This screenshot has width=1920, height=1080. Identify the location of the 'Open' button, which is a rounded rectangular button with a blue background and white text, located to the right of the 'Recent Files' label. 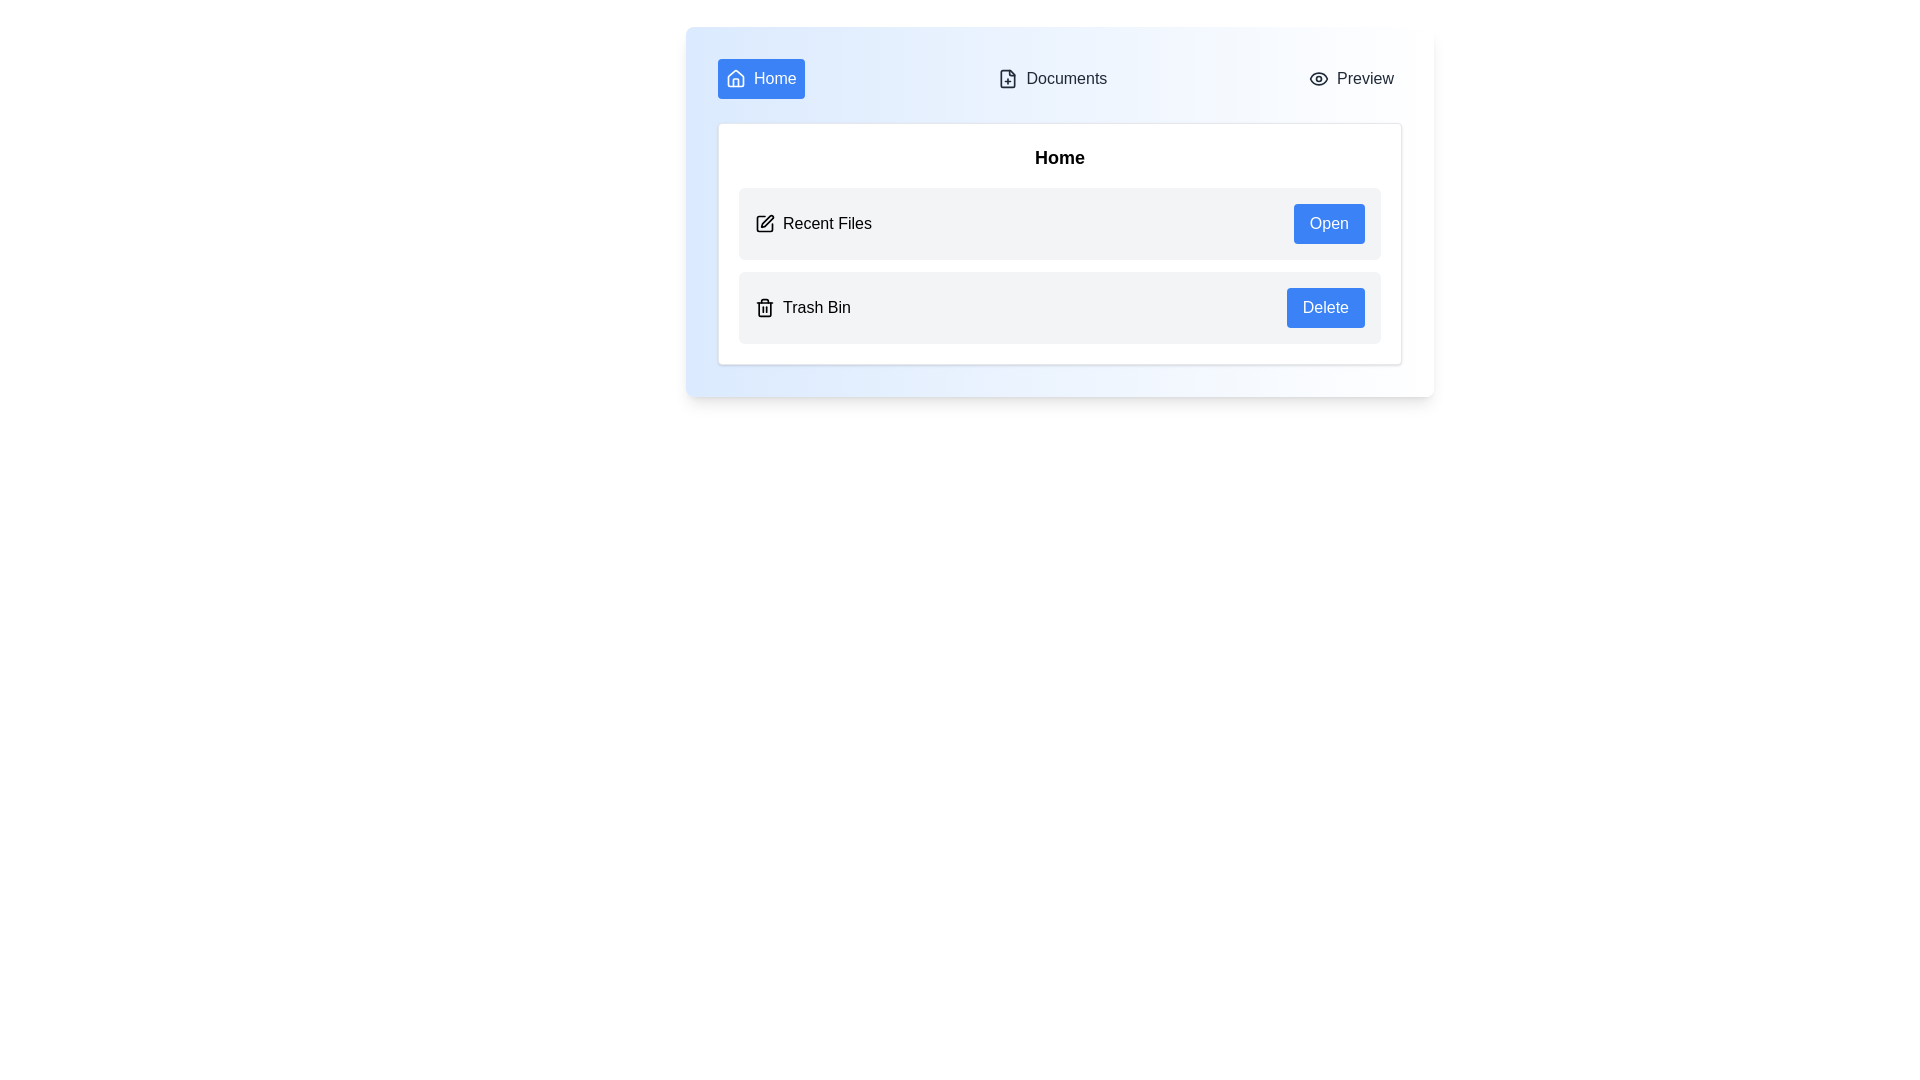
(1329, 223).